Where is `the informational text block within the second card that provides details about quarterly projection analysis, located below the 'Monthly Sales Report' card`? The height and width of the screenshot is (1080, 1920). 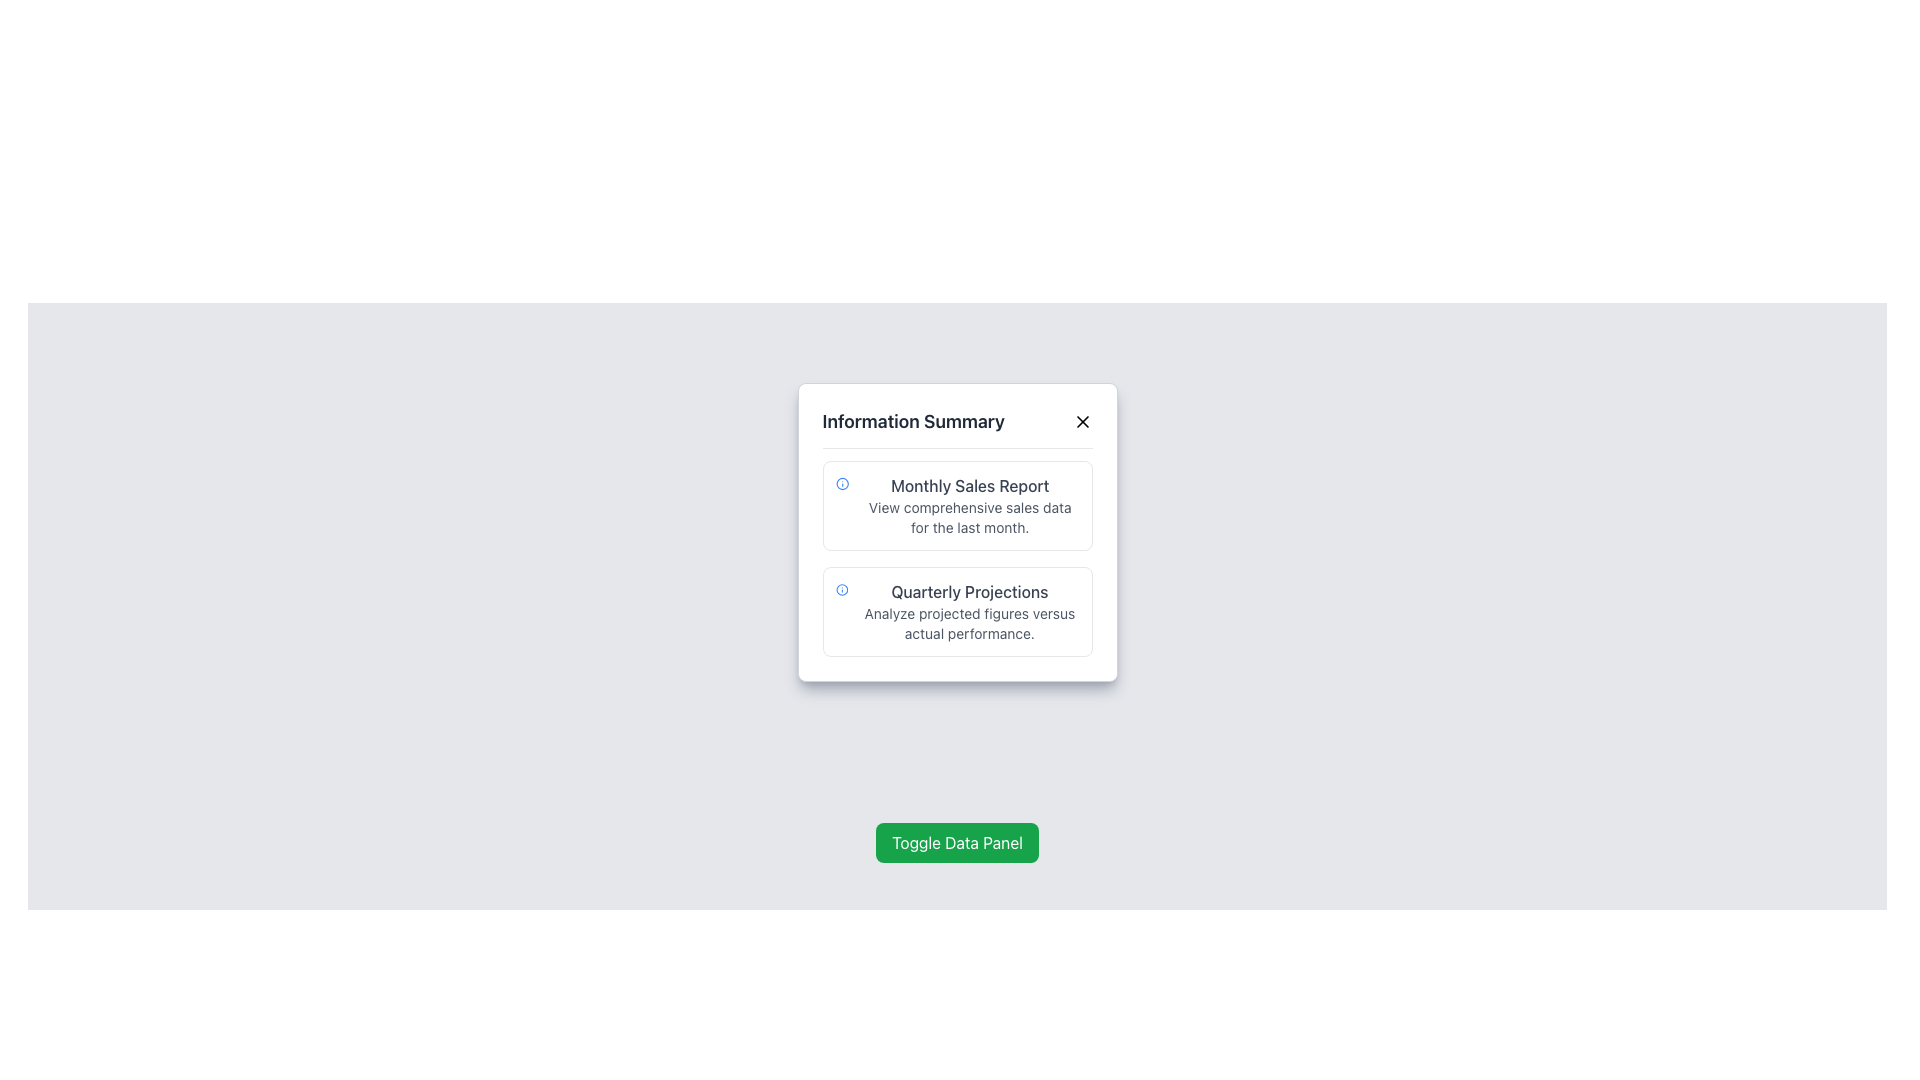 the informational text block within the second card that provides details about quarterly projection analysis, located below the 'Monthly Sales Report' card is located at coordinates (969, 611).